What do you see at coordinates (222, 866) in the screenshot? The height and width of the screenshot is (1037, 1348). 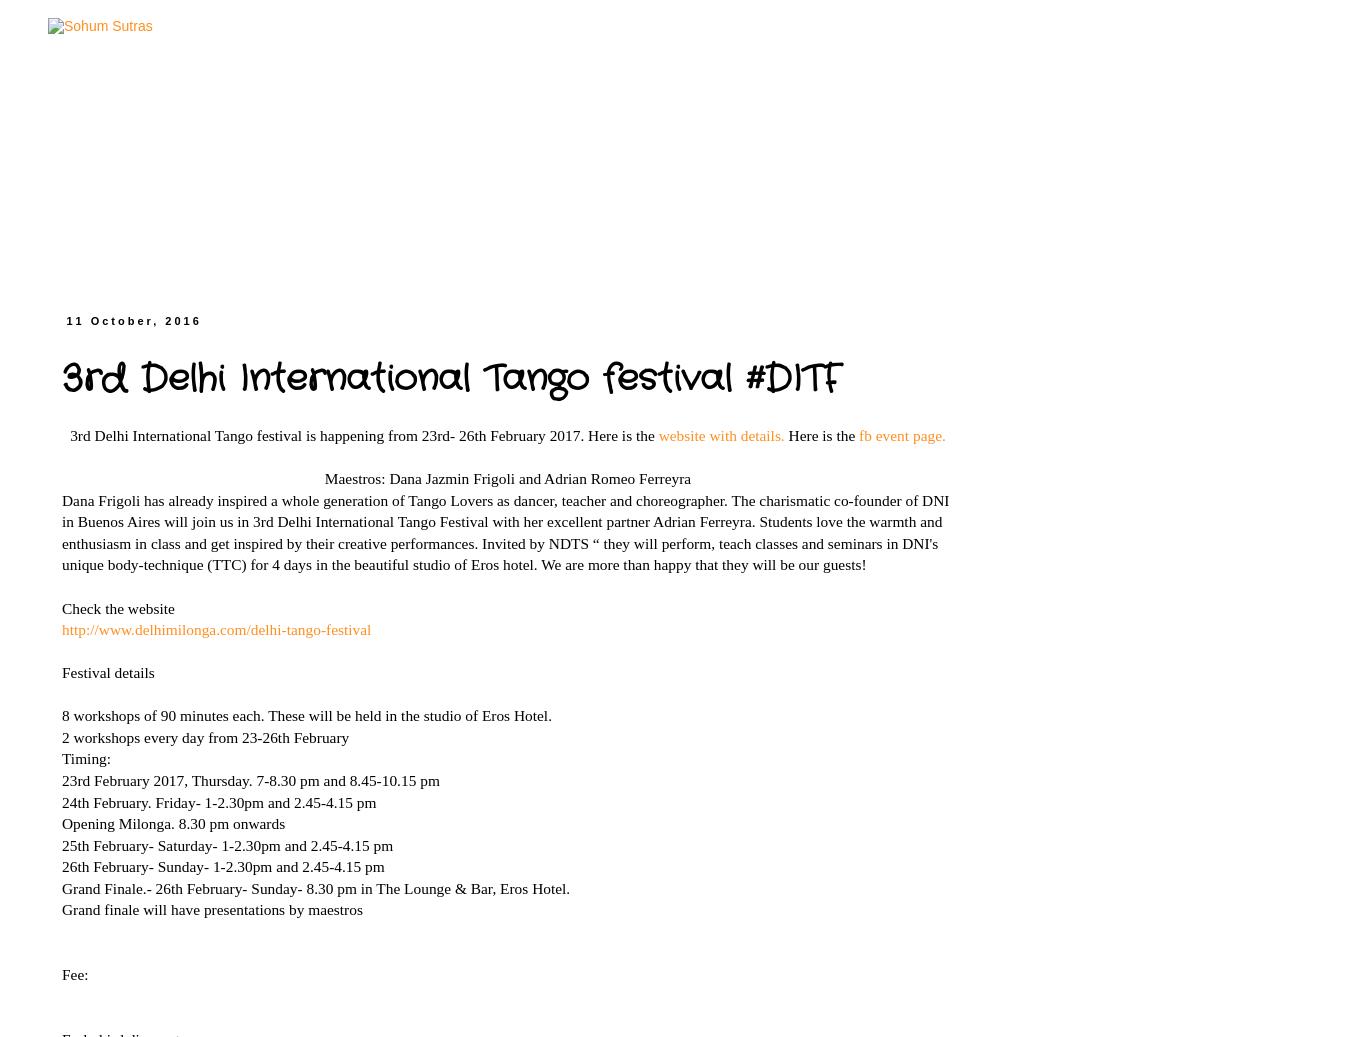 I see `'26th February- Sunday- 1-2.30pm and 2.45-4.15 pm'` at bounding box center [222, 866].